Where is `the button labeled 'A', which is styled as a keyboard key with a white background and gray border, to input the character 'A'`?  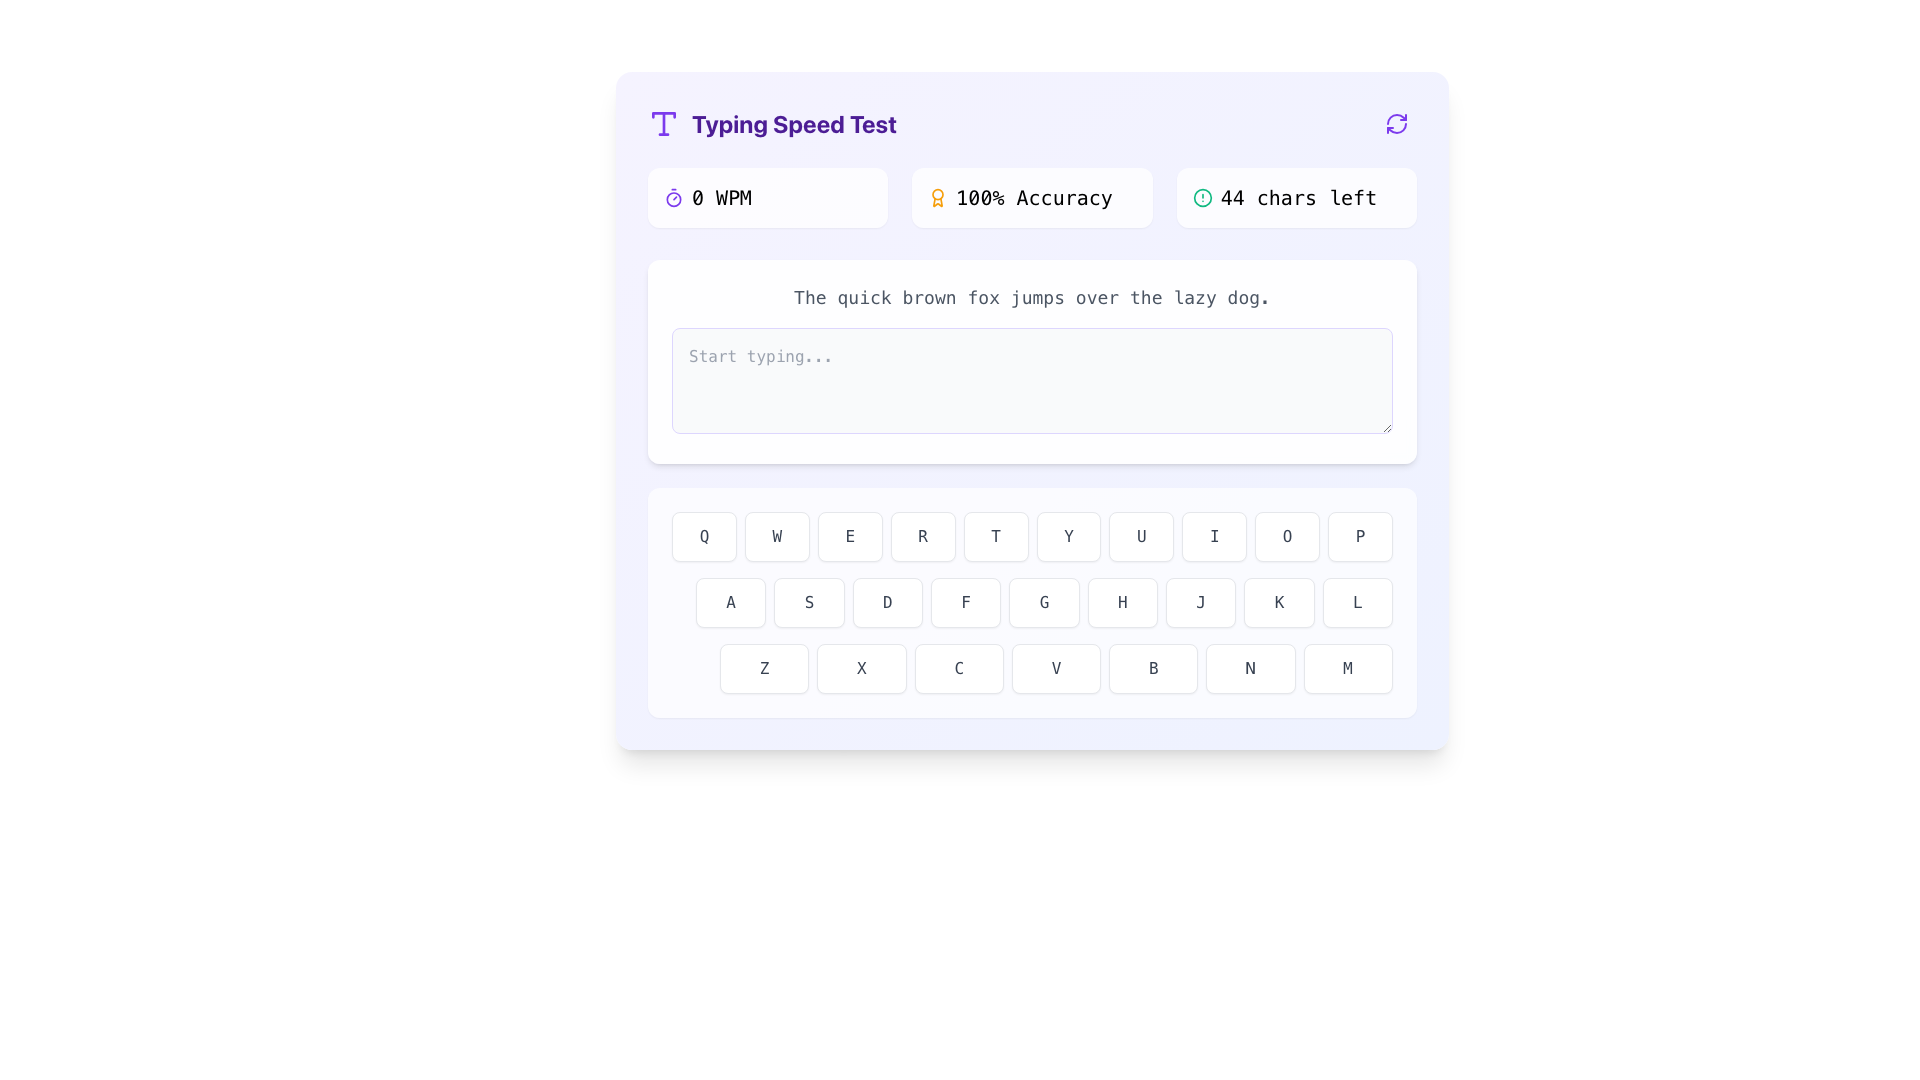
the button labeled 'A', which is styled as a keyboard key with a white background and gray border, to input the character 'A' is located at coordinates (730, 601).